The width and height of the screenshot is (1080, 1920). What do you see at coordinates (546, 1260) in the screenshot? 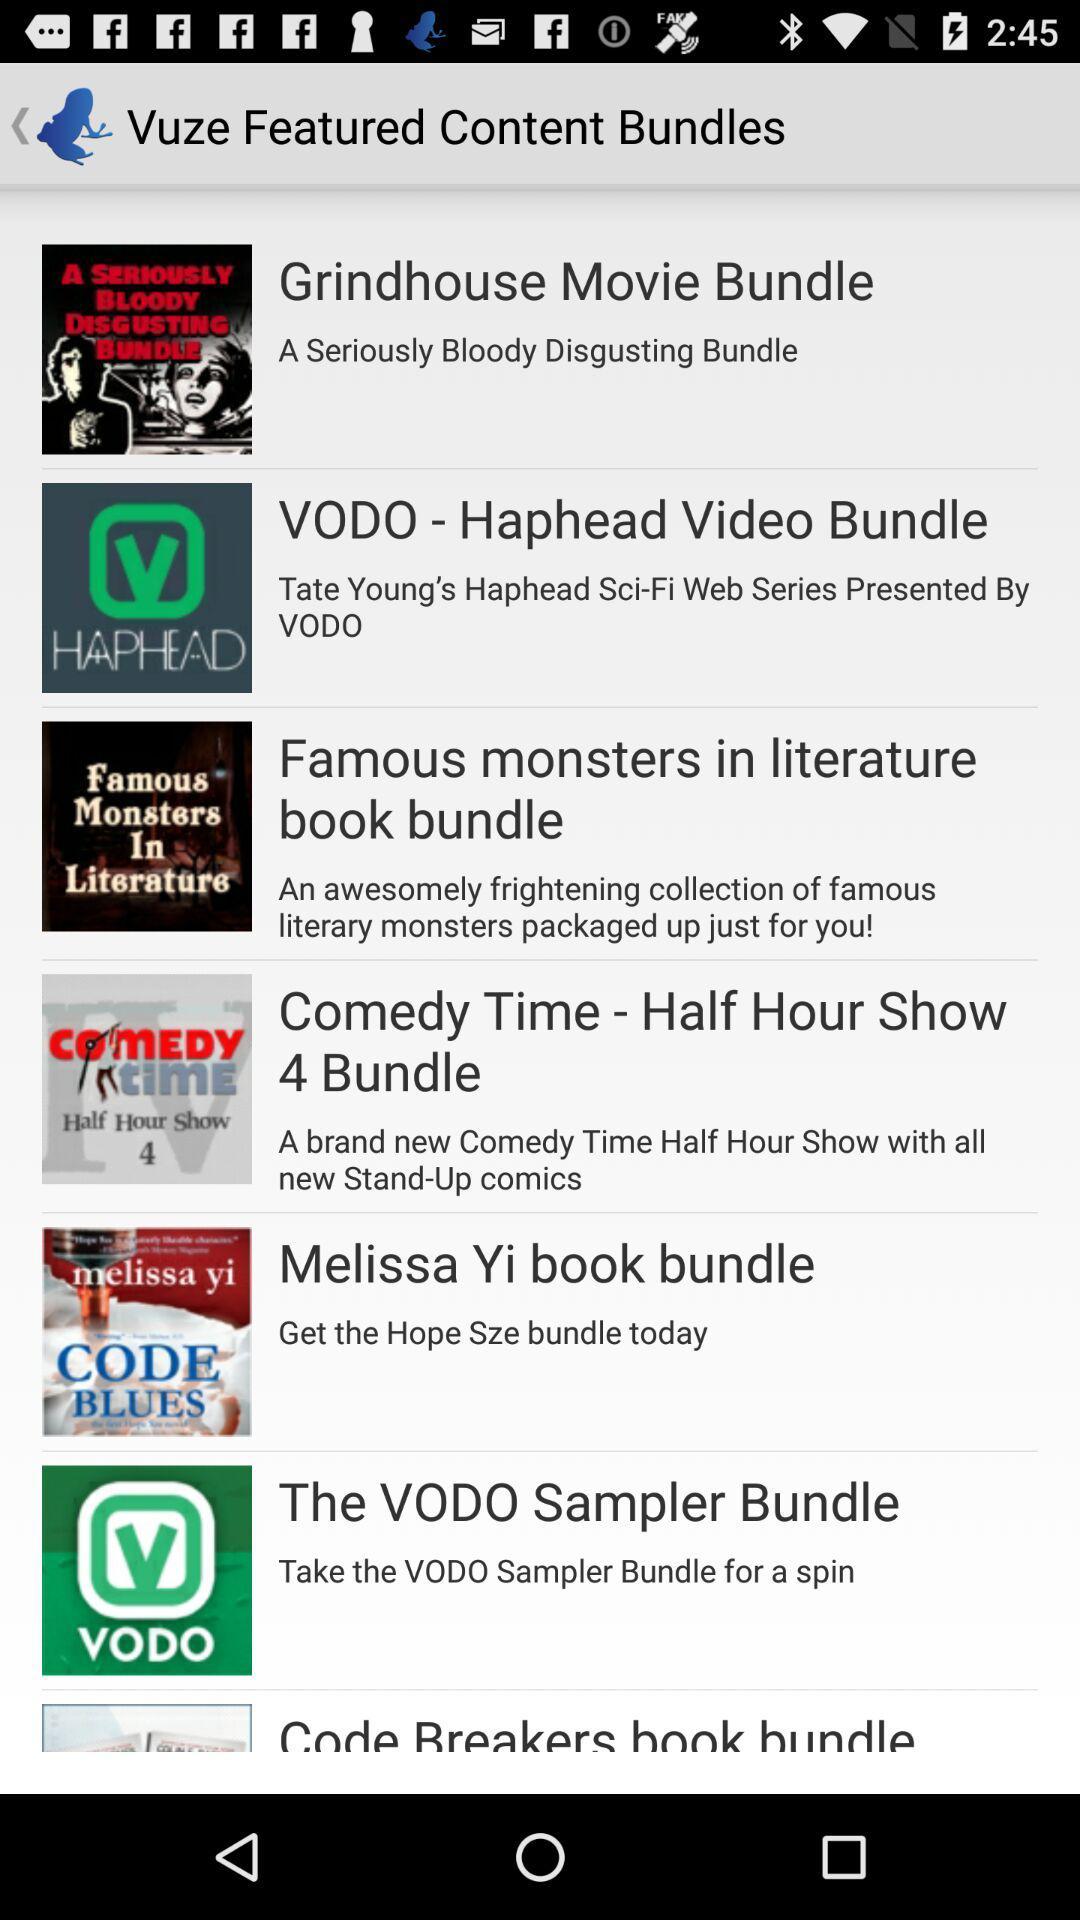
I see `the app below the a brand new item` at bounding box center [546, 1260].